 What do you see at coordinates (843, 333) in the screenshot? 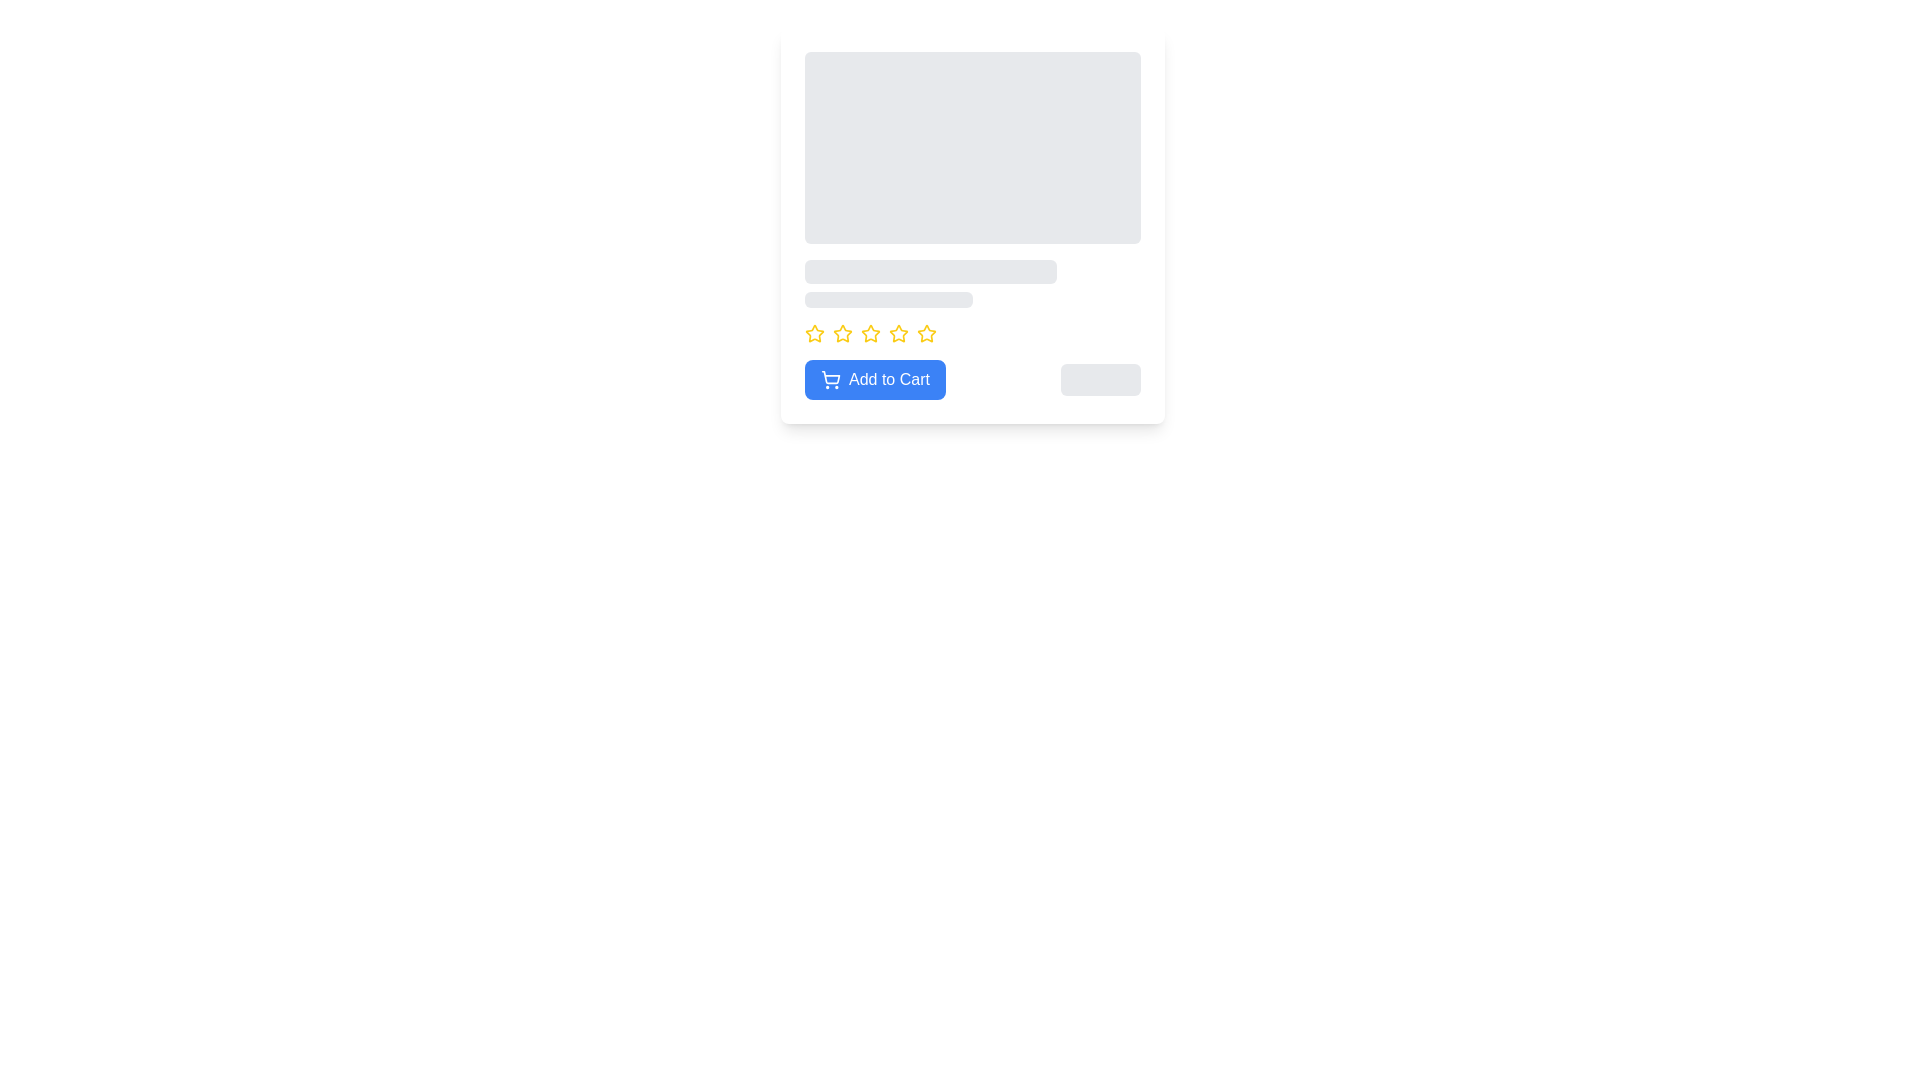
I see `the third star icon from the left` at bounding box center [843, 333].